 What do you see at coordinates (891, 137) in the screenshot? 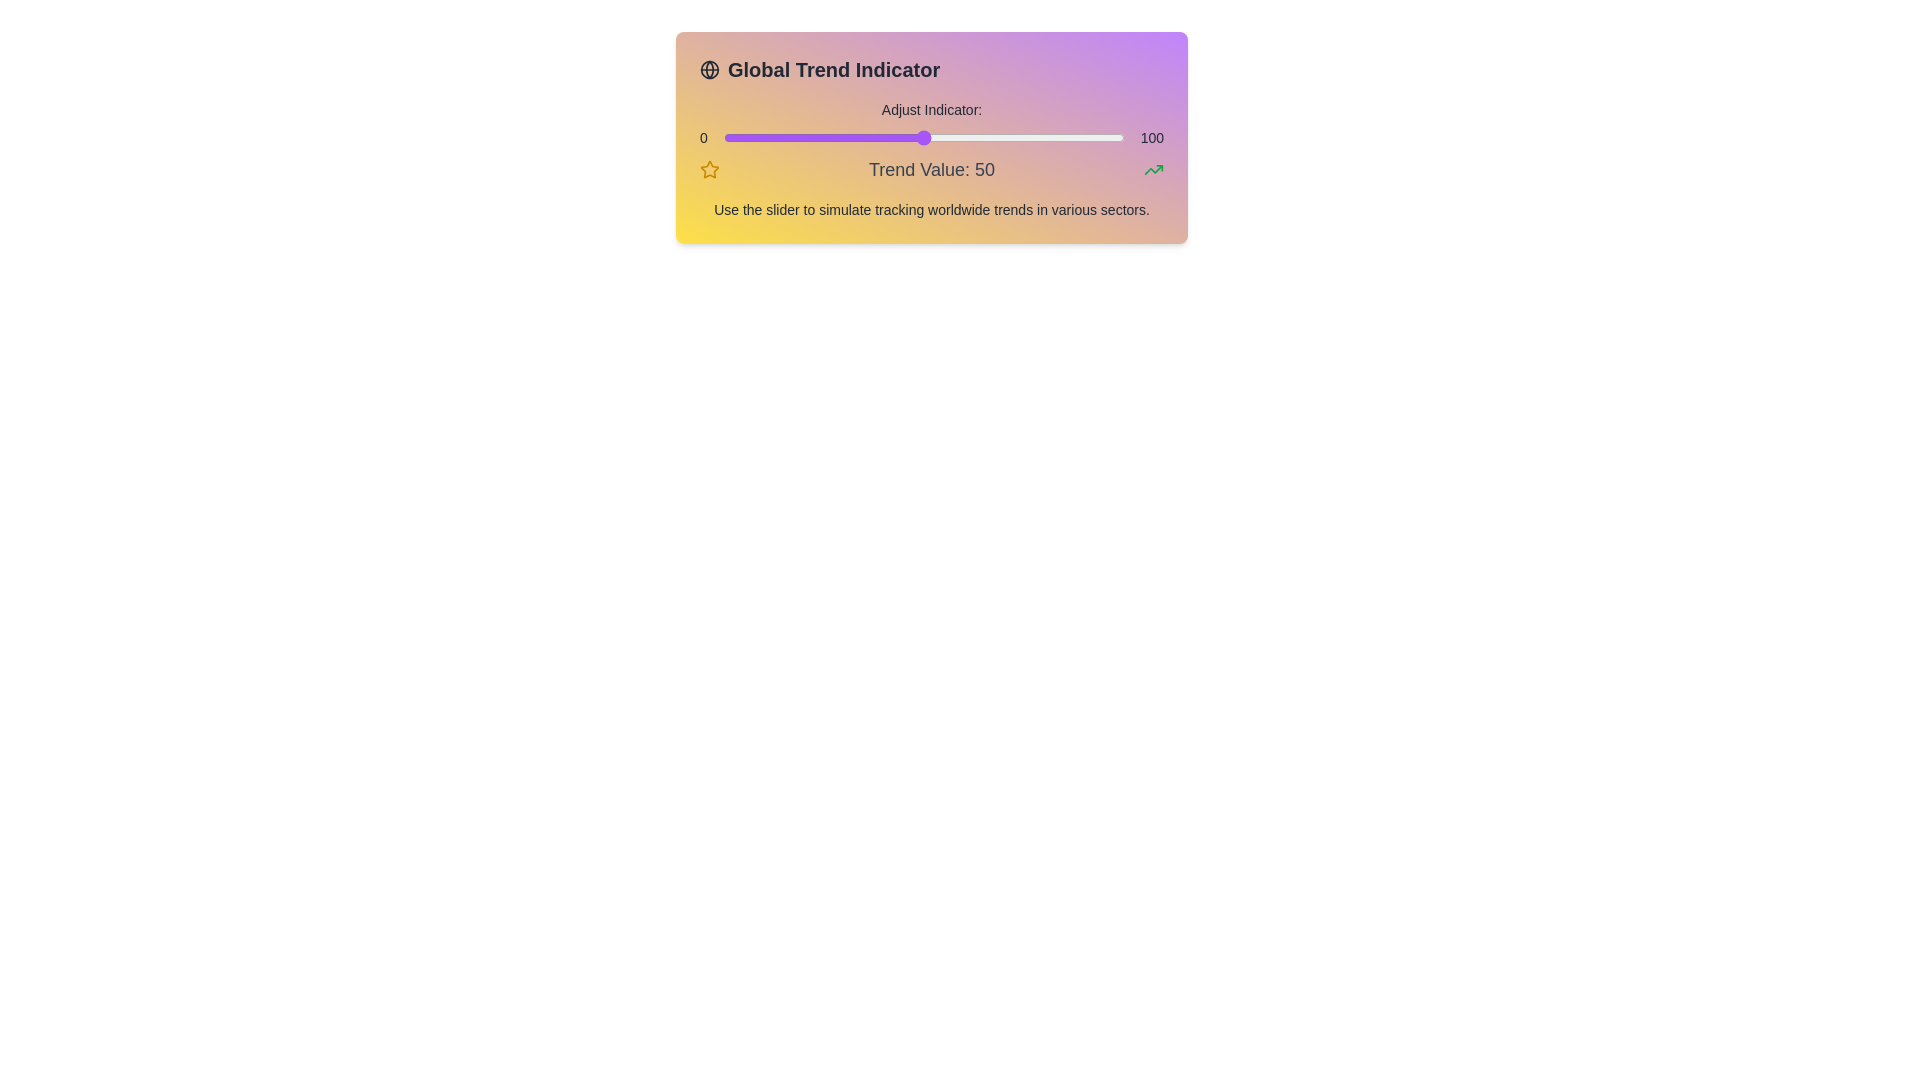
I see `the slider to set the value to 42` at bounding box center [891, 137].